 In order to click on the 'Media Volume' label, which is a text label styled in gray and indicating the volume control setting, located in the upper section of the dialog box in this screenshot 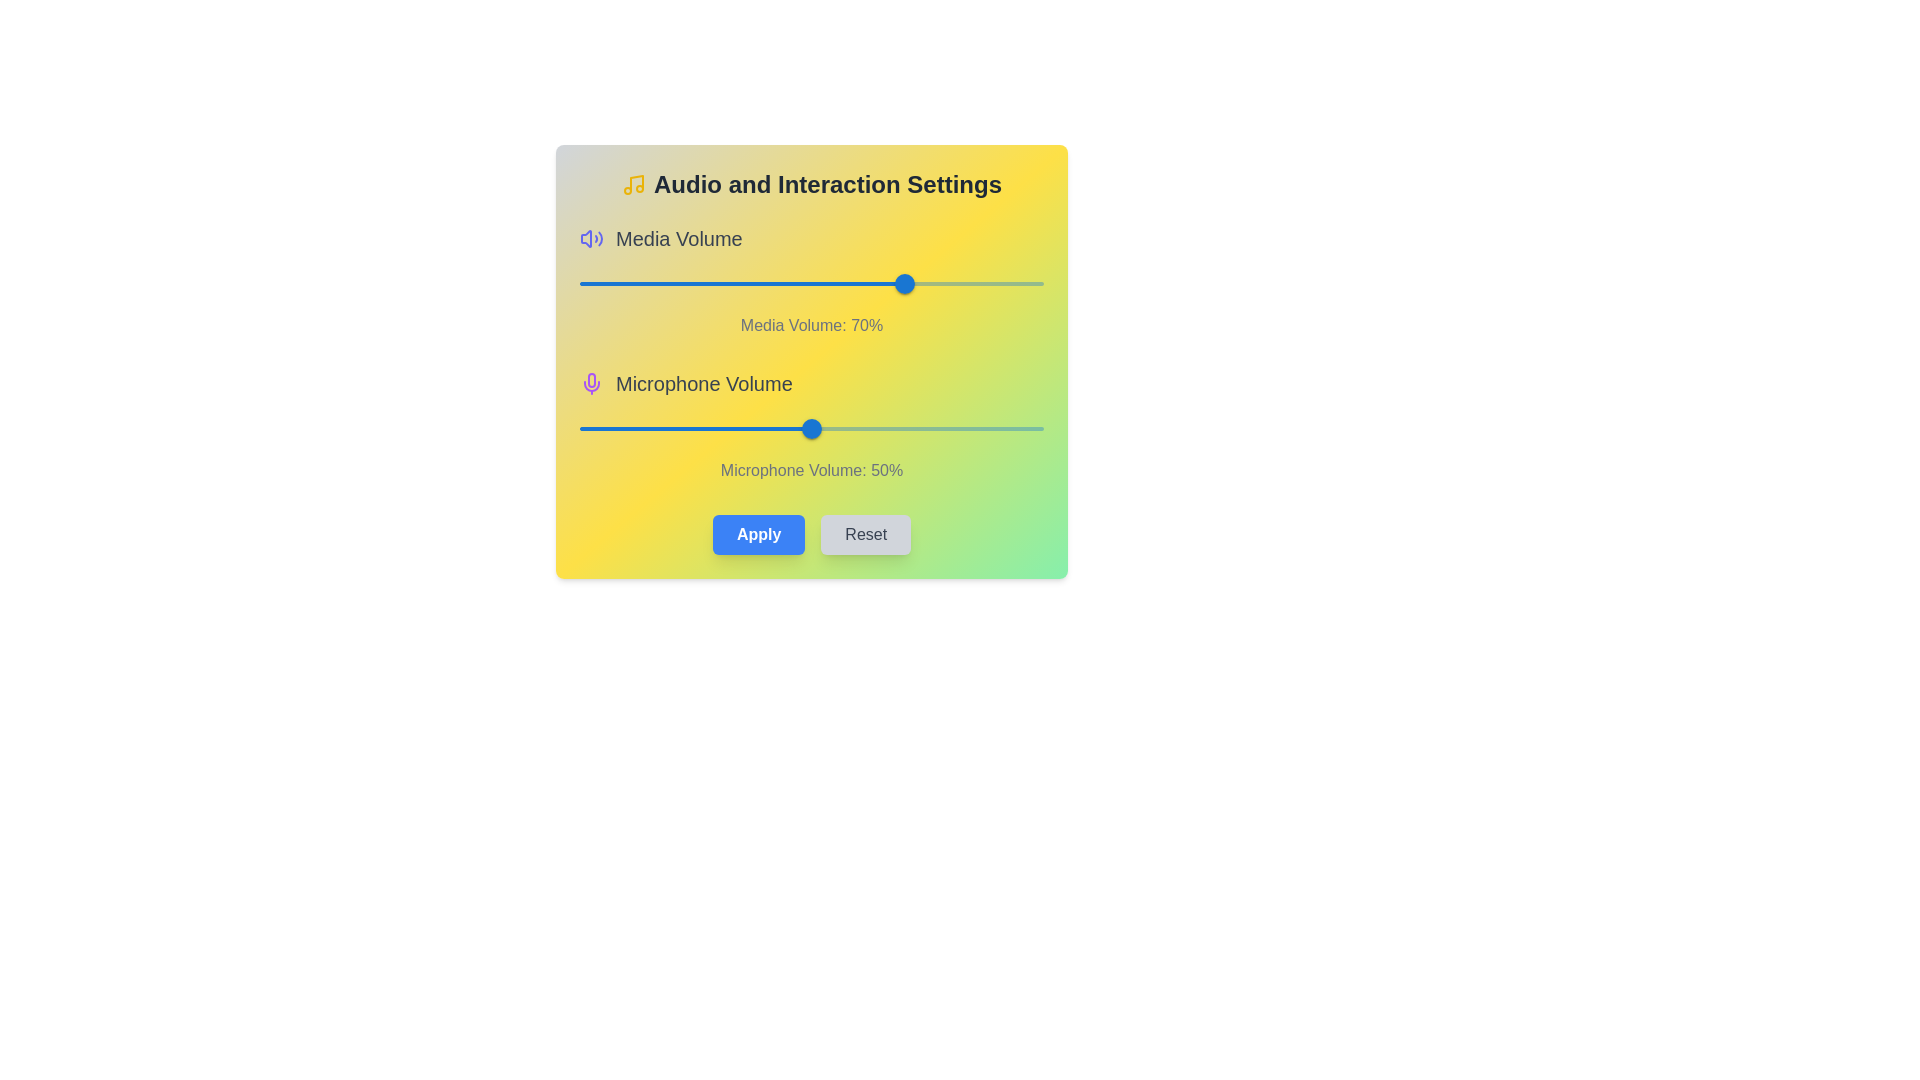, I will do `click(679, 238)`.